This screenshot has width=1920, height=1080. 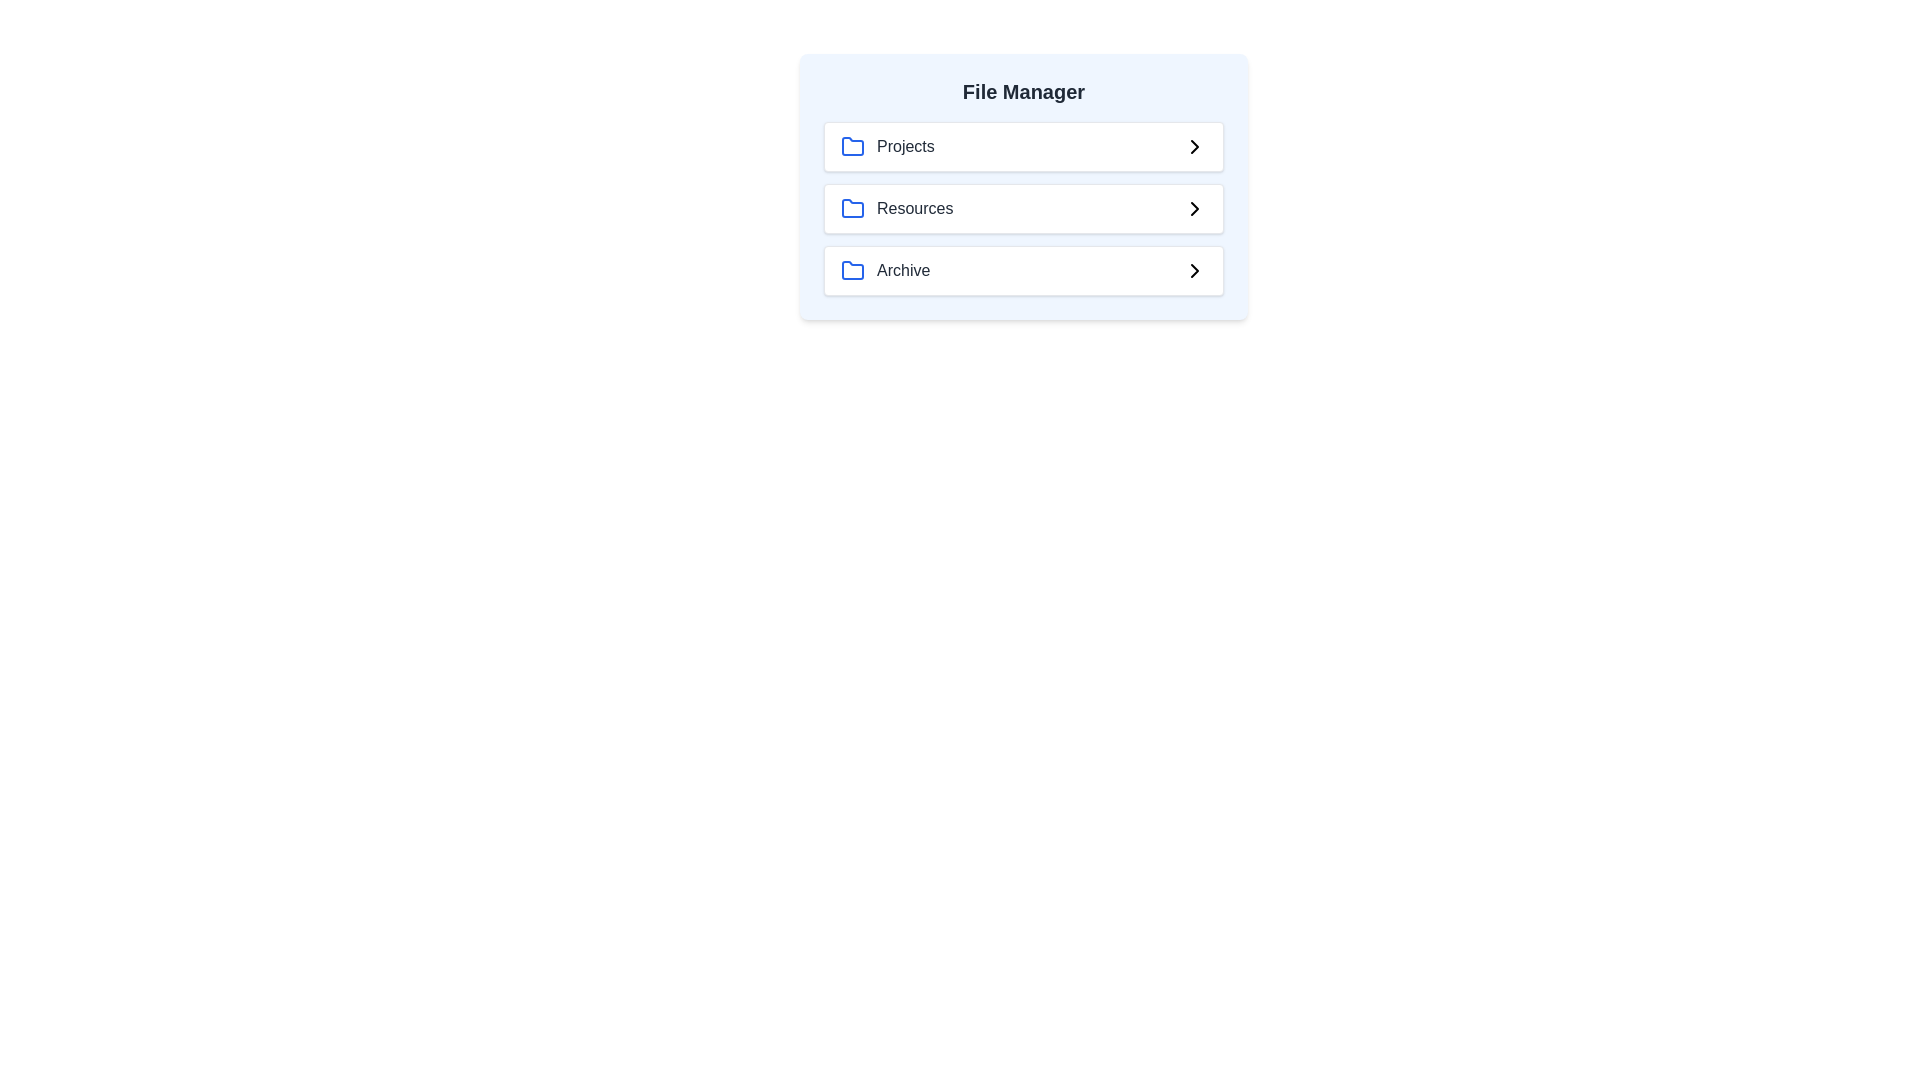 What do you see at coordinates (1195, 145) in the screenshot?
I see `the chevron icon located in the Projects section of the File Manager interface` at bounding box center [1195, 145].